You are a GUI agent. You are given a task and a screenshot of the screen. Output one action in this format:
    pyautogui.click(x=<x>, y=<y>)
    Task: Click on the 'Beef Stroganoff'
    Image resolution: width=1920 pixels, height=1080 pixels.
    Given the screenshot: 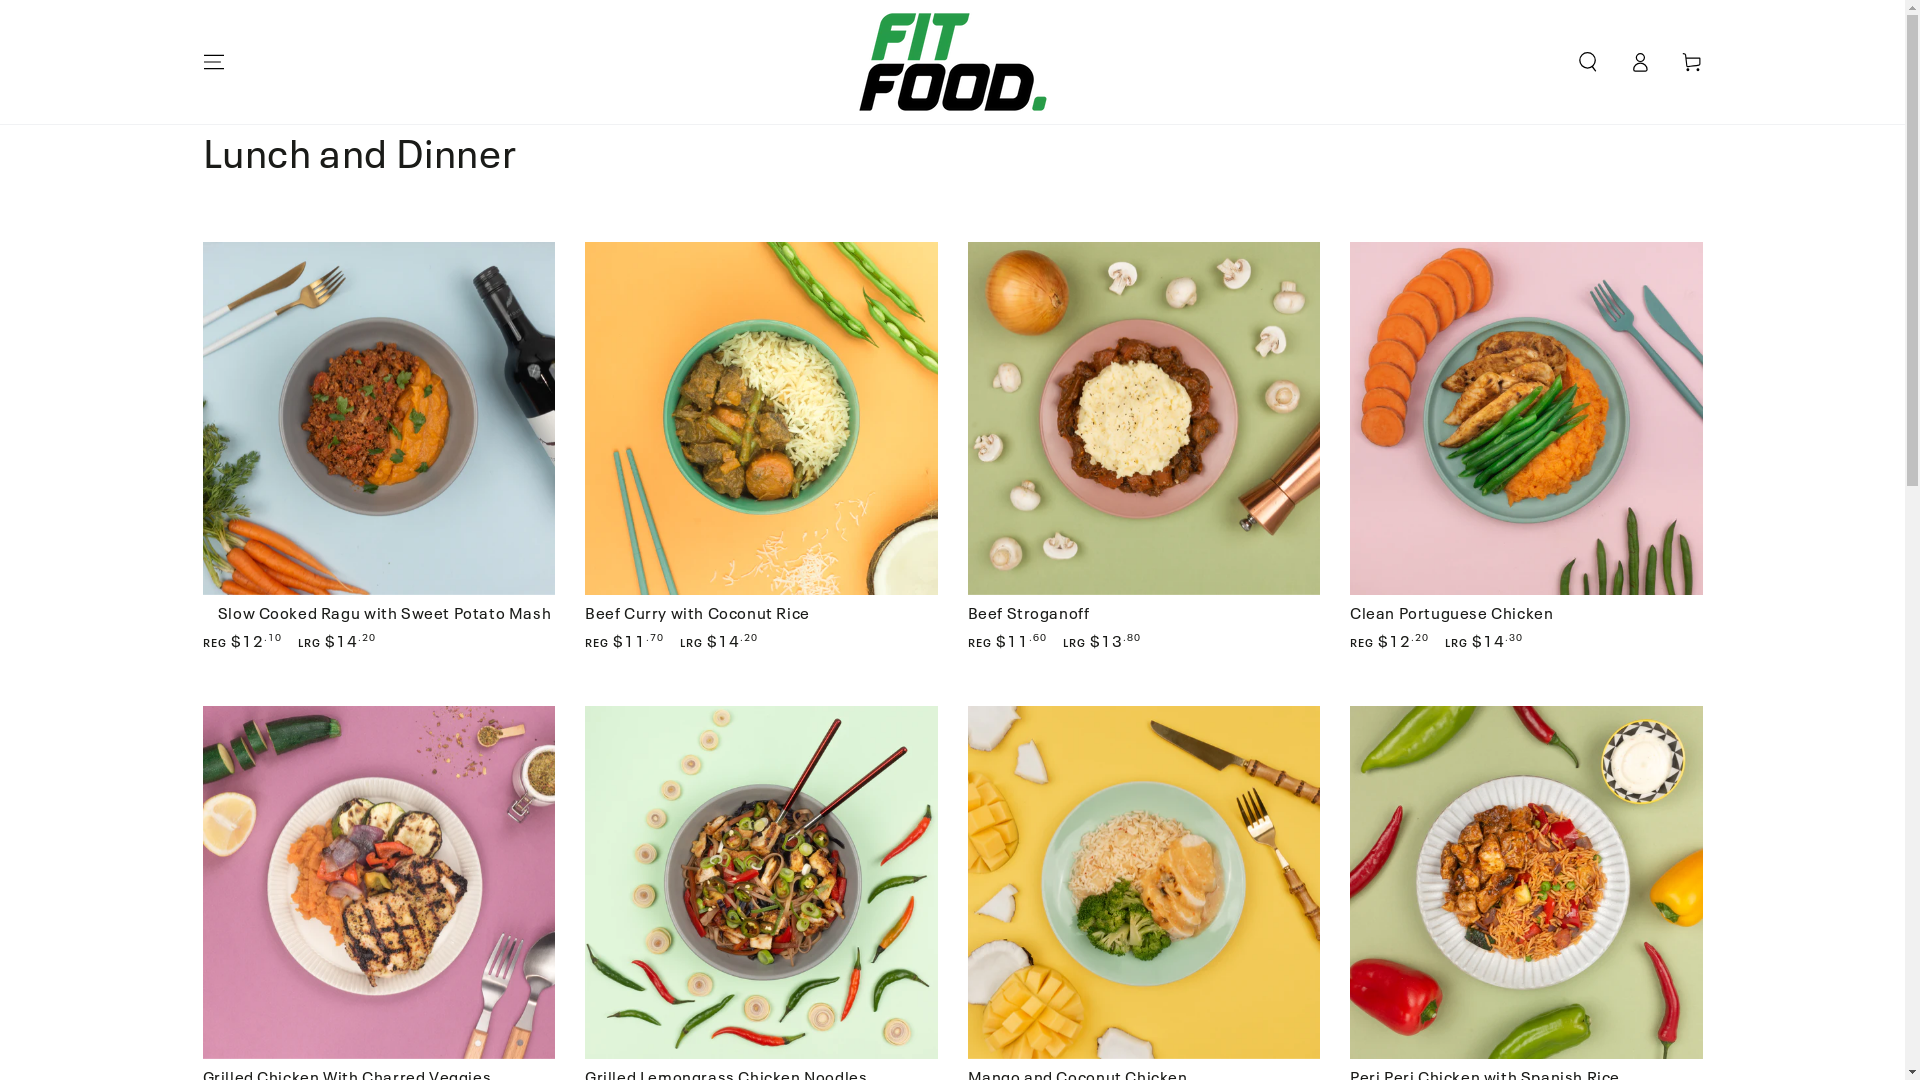 What is the action you would take?
    pyautogui.click(x=1028, y=611)
    